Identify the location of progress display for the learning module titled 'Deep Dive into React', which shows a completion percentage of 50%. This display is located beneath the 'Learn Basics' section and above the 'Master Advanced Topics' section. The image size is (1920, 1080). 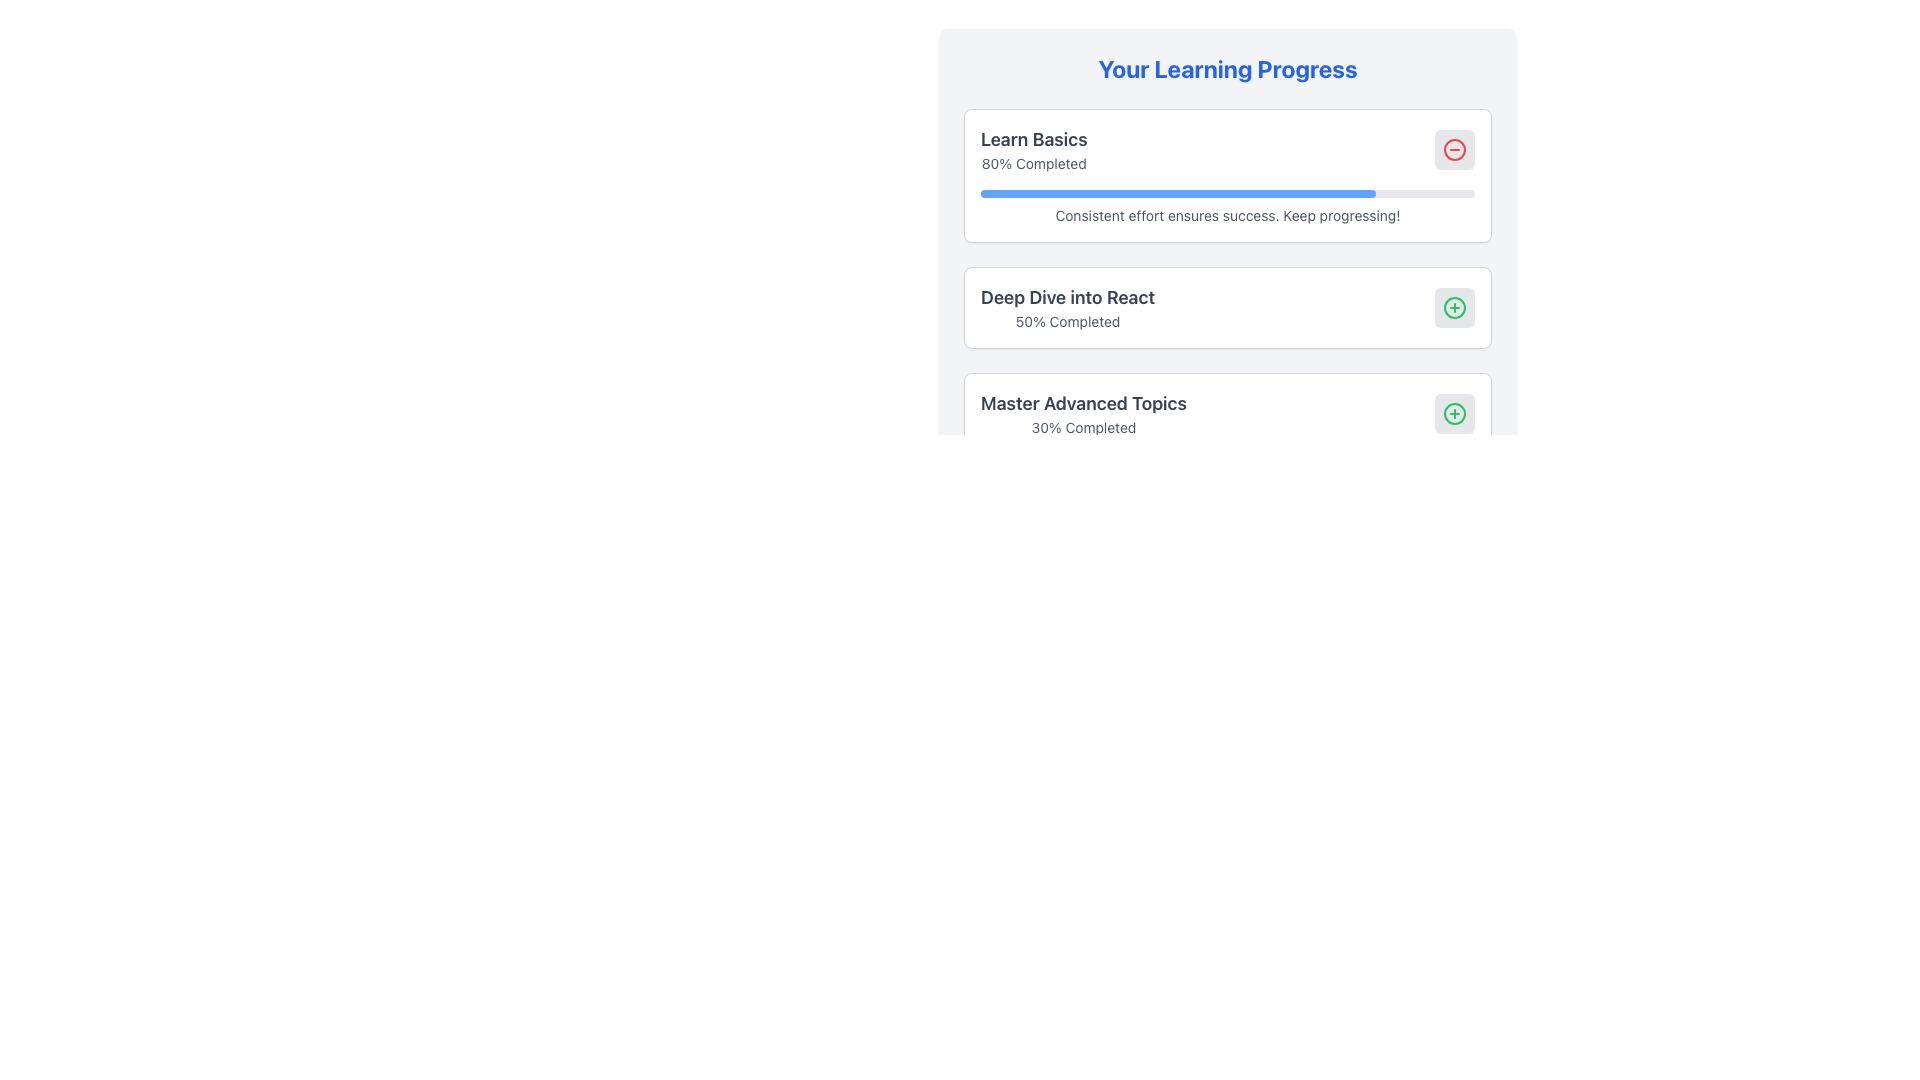
(1067, 308).